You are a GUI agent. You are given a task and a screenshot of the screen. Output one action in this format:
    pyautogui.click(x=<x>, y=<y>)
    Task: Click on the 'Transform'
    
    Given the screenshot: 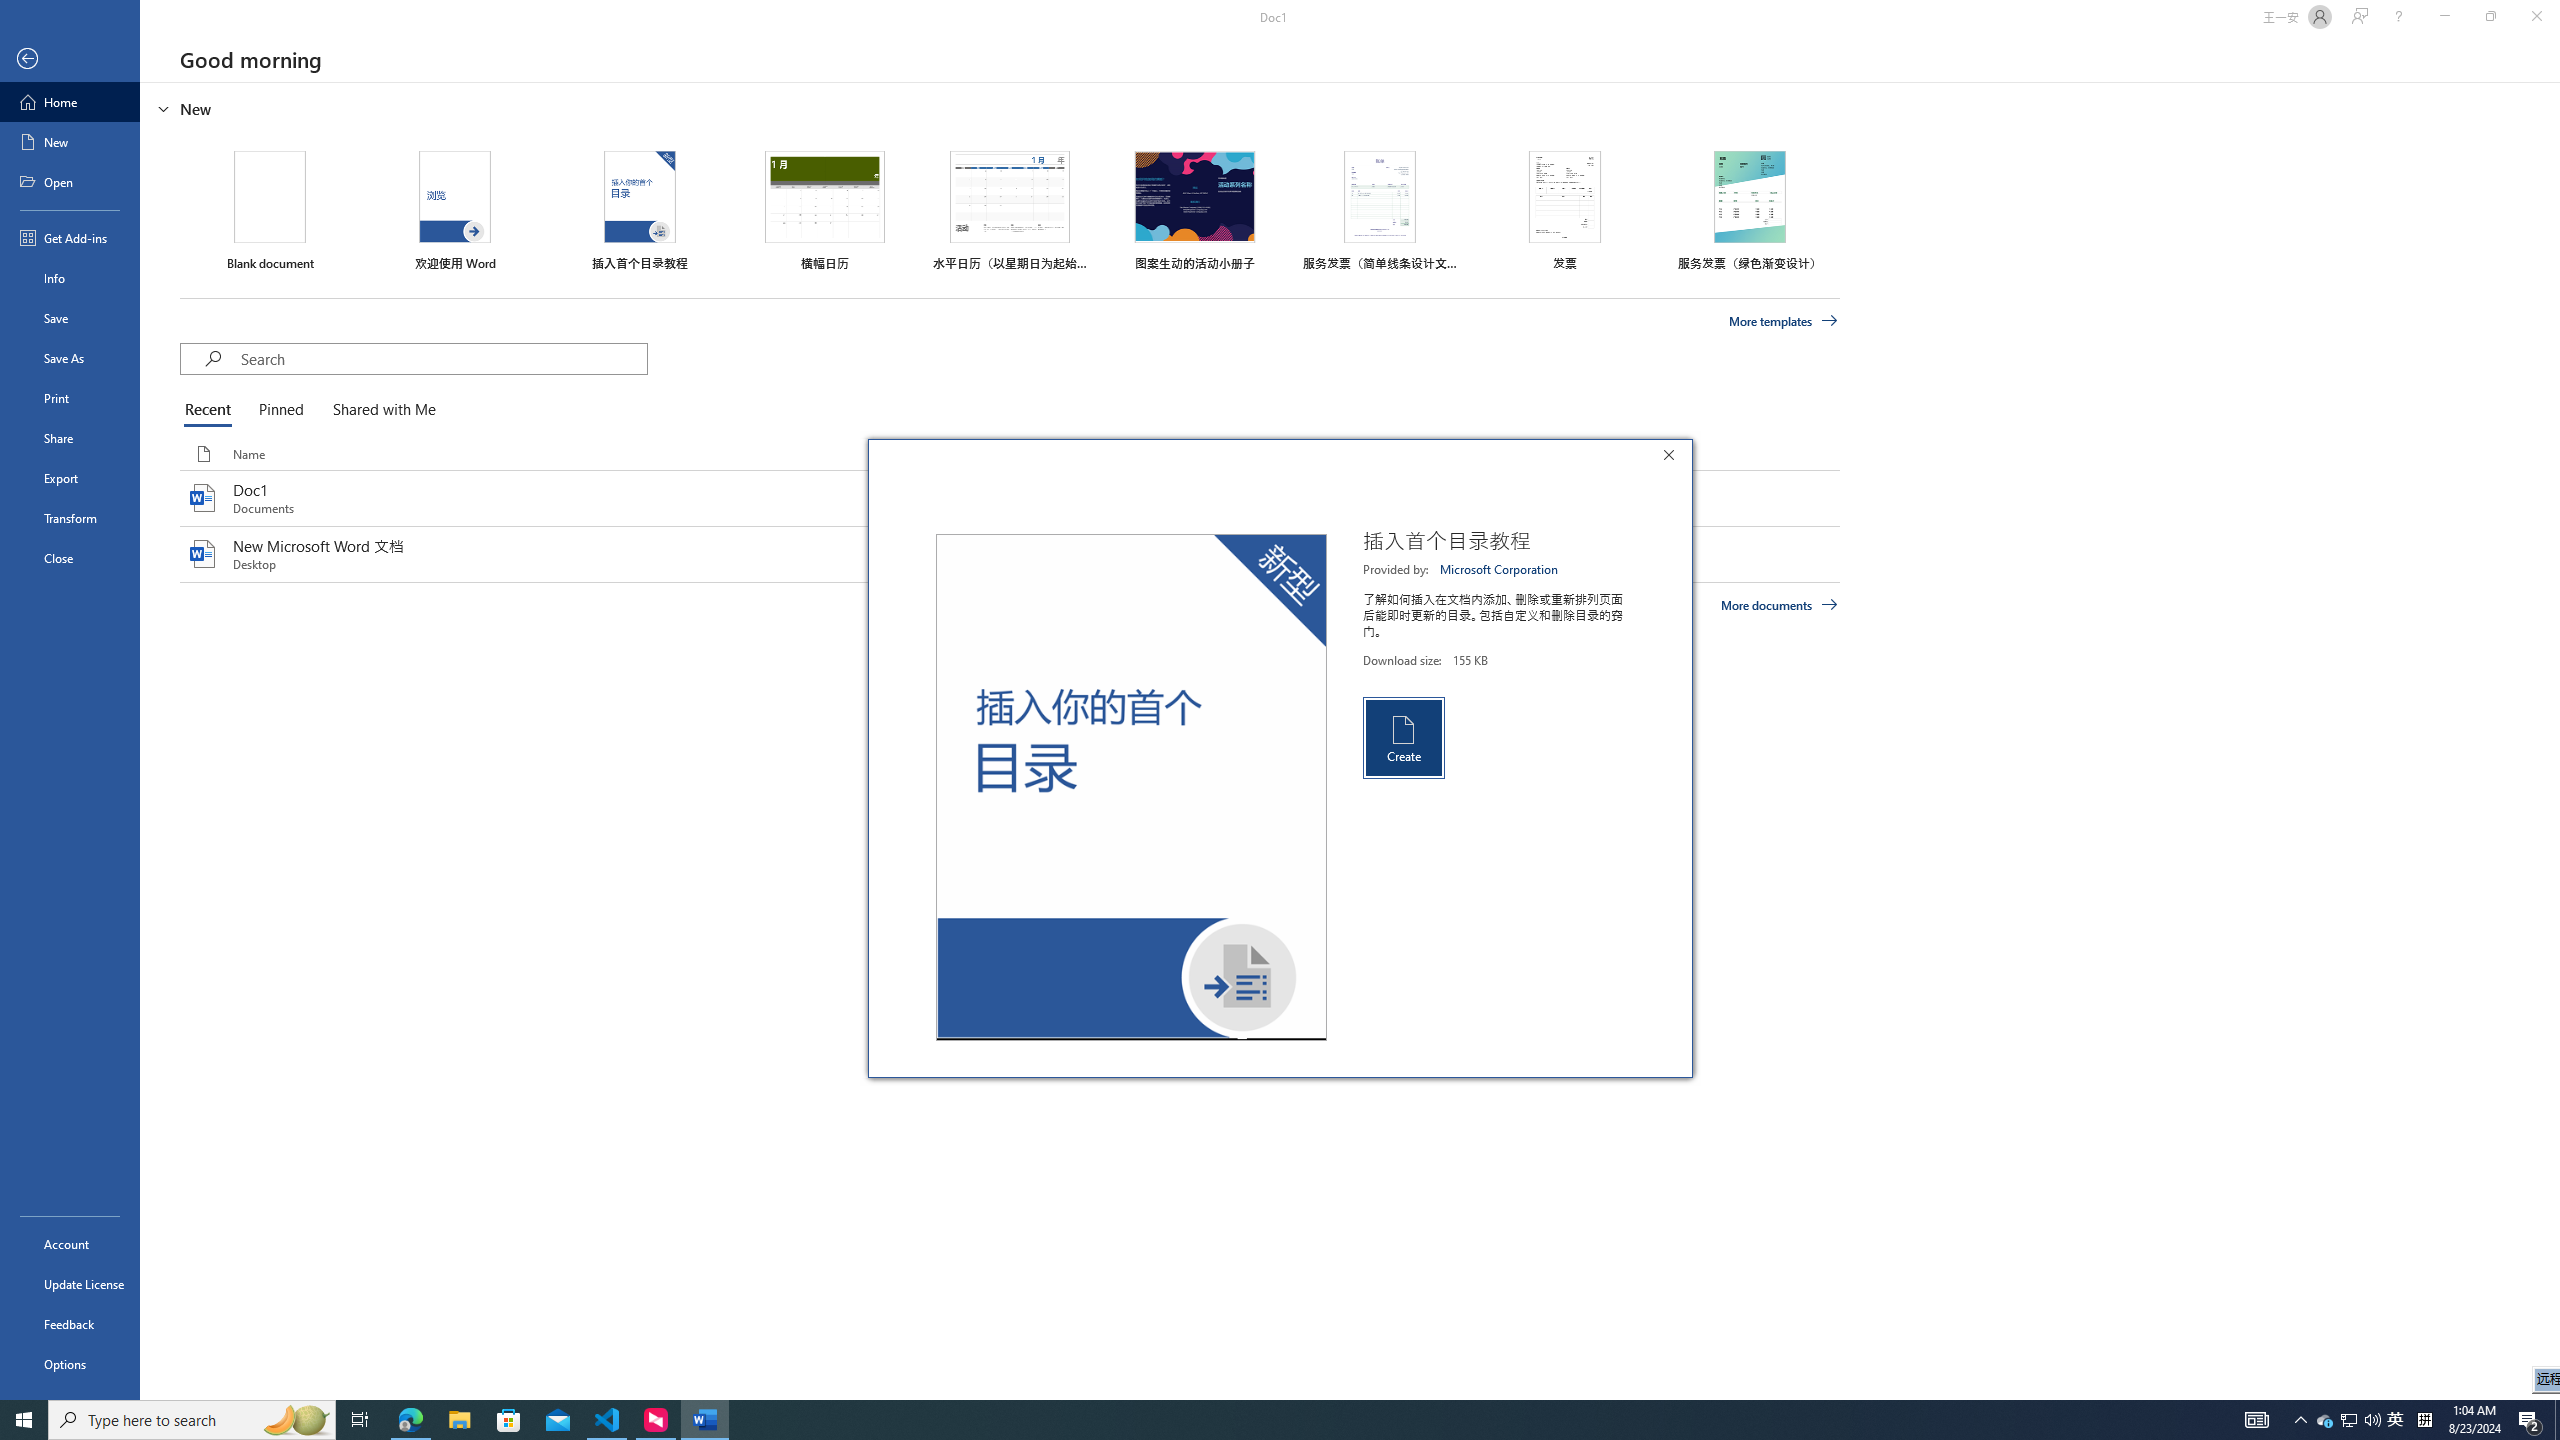 What is the action you would take?
    pyautogui.click(x=69, y=517)
    